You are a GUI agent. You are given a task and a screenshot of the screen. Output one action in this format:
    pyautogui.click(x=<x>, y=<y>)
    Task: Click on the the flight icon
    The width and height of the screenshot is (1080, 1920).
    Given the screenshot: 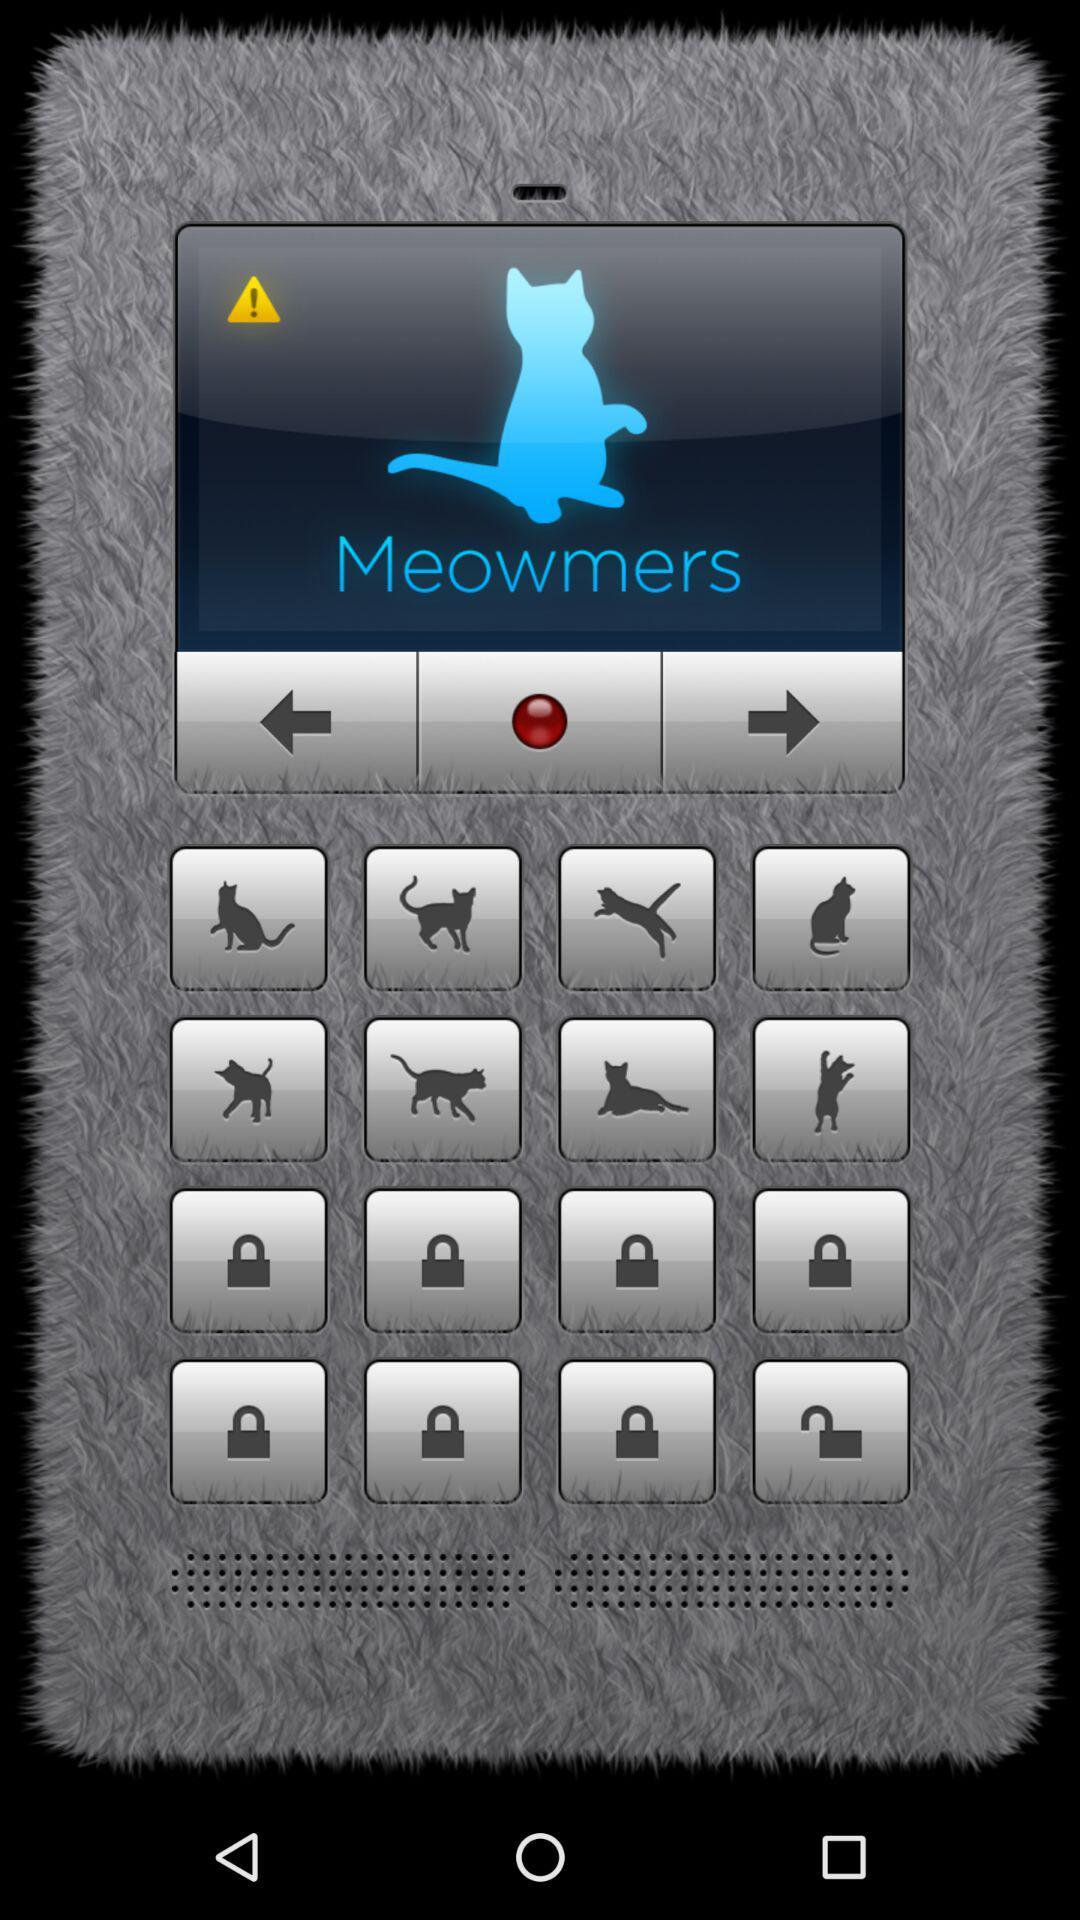 What is the action you would take?
    pyautogui.click(x=247, y=1177)
    